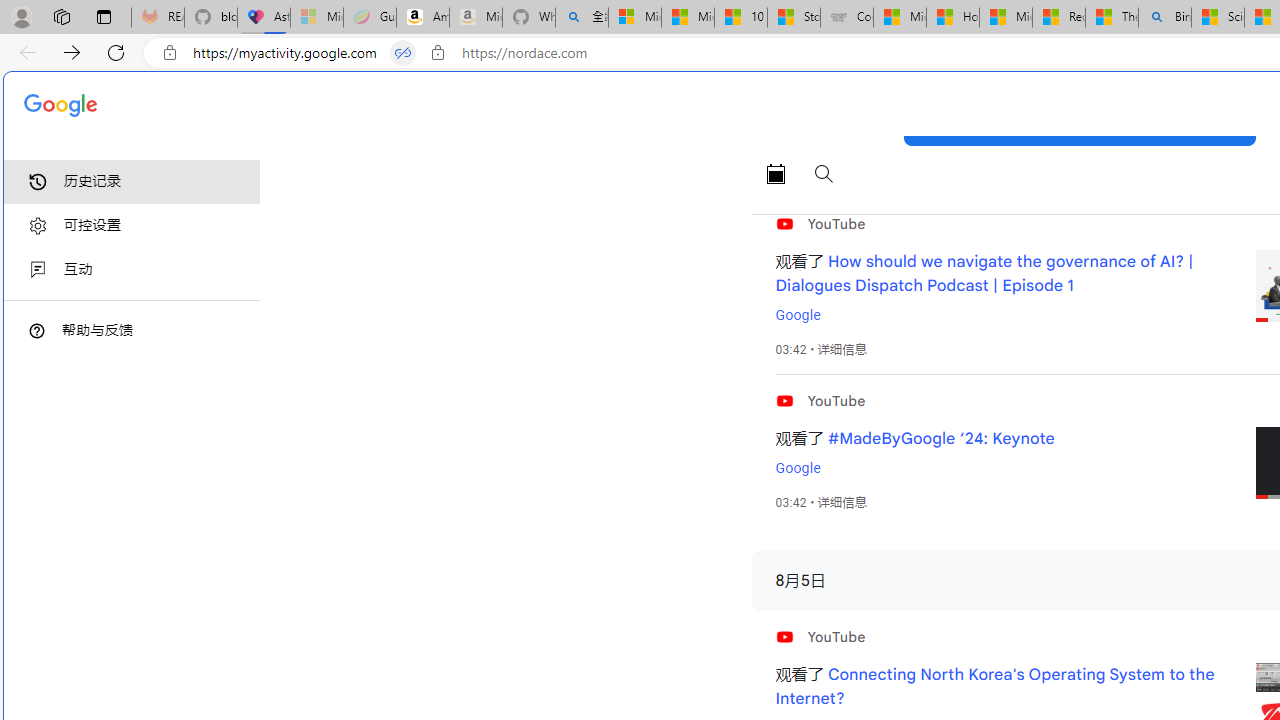 The width and height of the screenshot is (1280, 720). I want to click on 'Connecting North Korea', so click(994, 686).